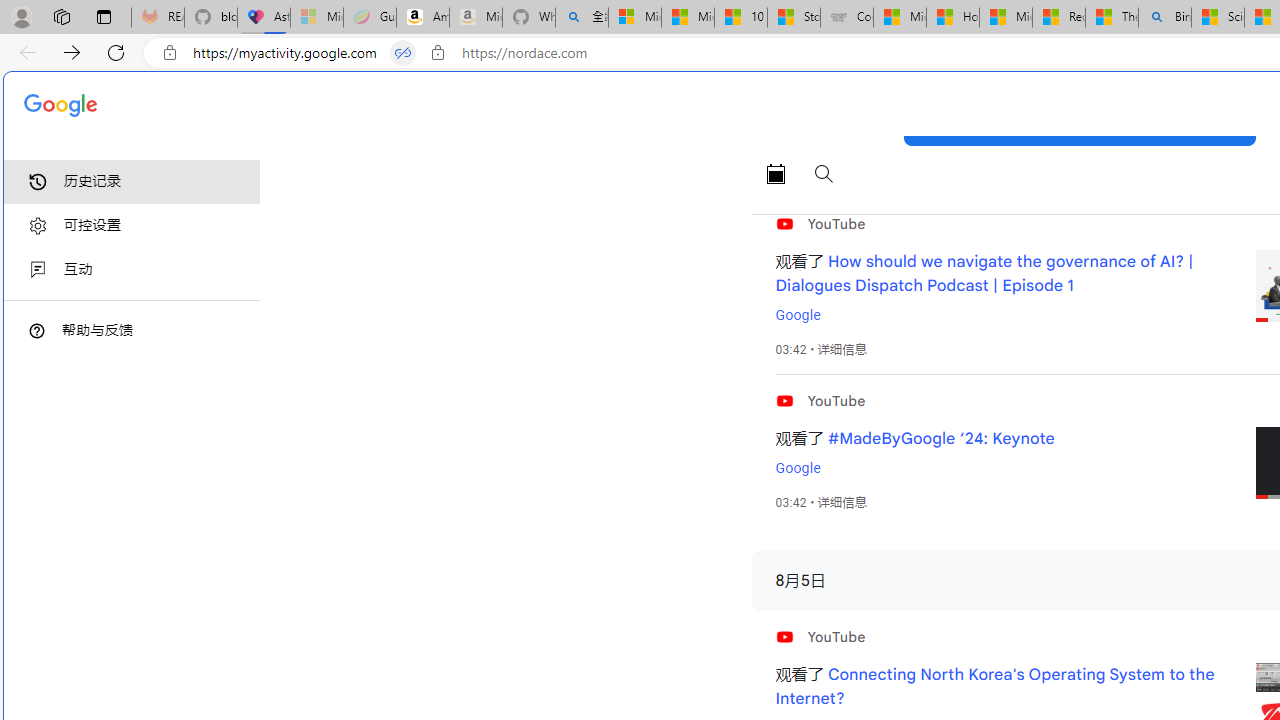 The width and height of the screenshot is (1280, 720). I want to click on 'Connecting North Korea', so click(994, 686).